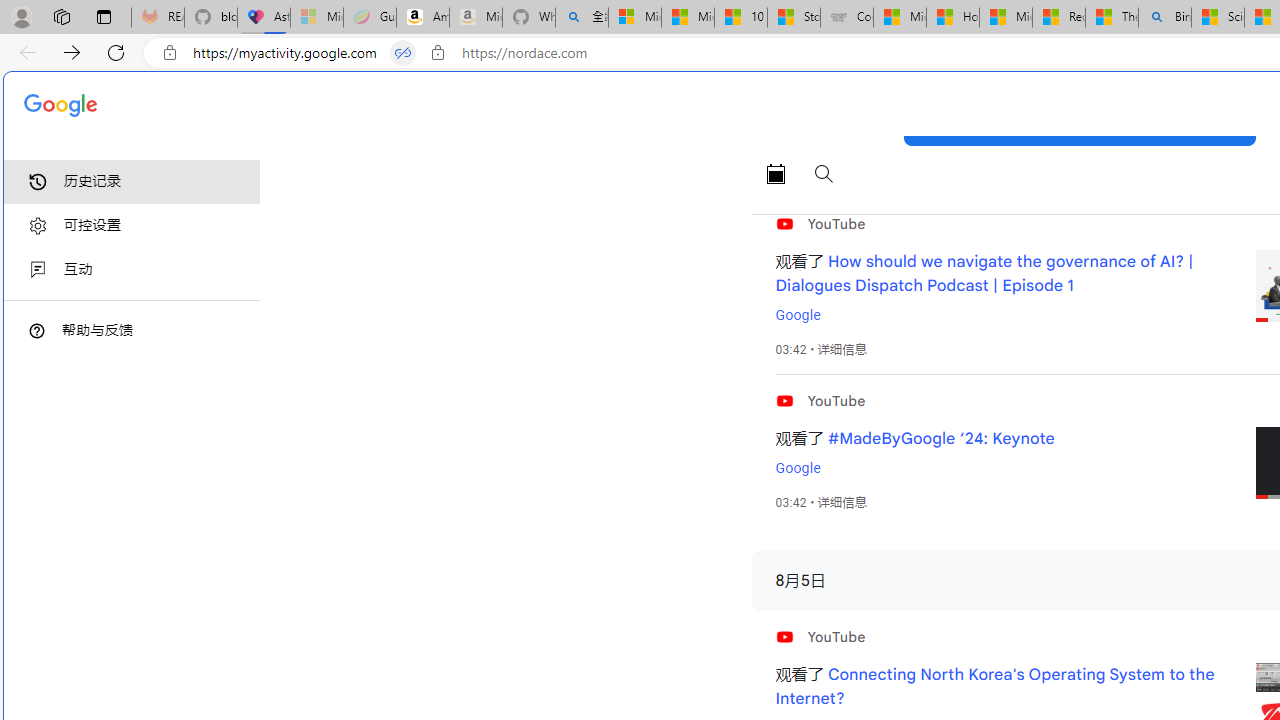 The width and height of the screenshot is (1280, 720). I want to click on 'Connecting North Korea', so click(994, 686).